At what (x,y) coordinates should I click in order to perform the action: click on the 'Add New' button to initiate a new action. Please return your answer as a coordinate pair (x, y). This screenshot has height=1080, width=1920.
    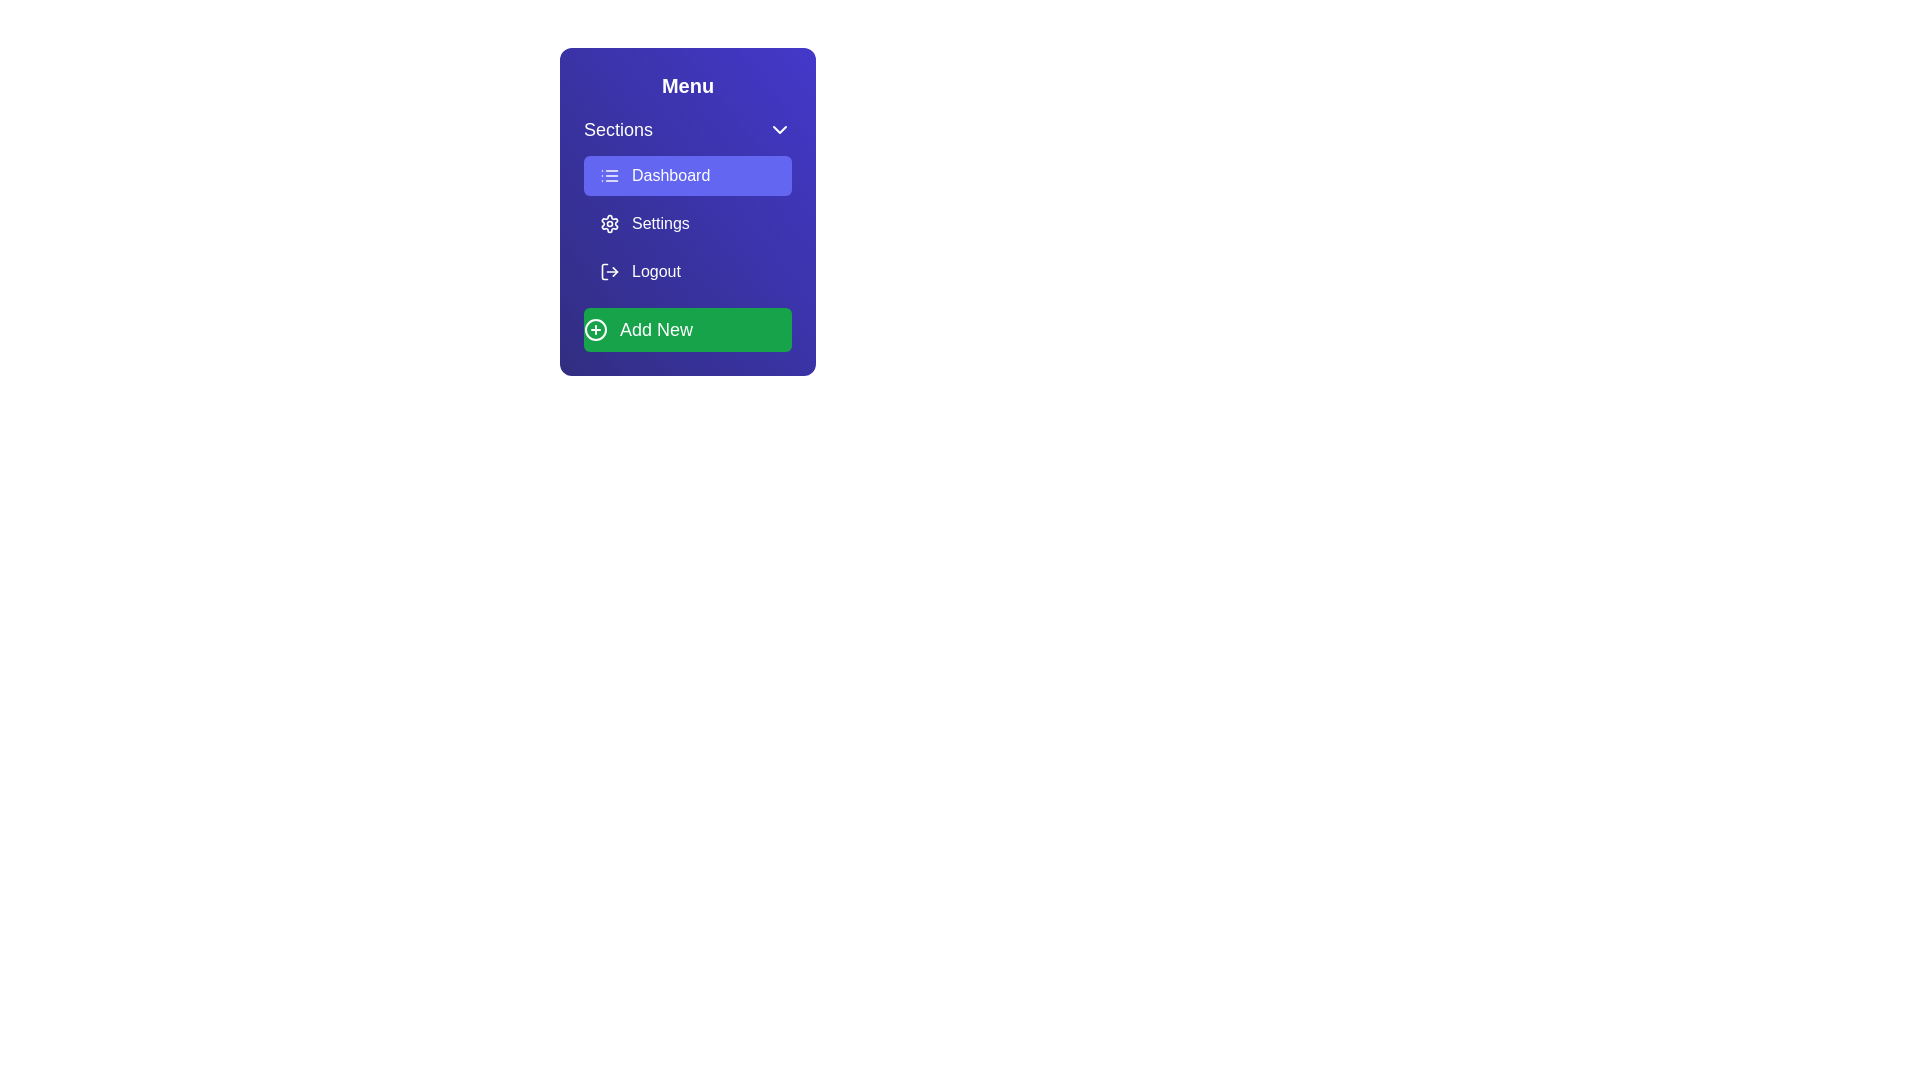
    Looking at the image, I should click on (687, 329).